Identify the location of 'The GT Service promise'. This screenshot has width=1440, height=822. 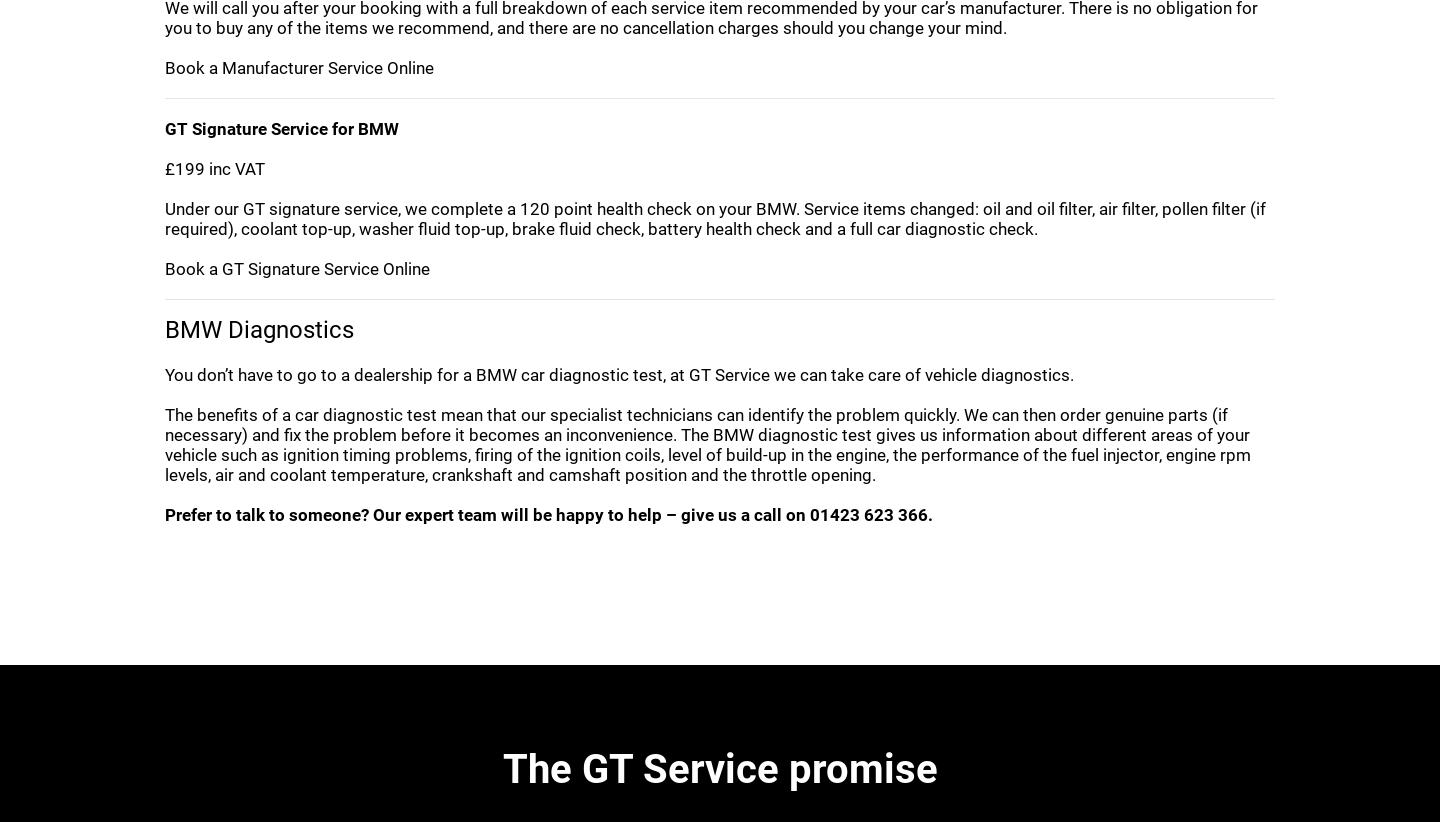
(719, 767).